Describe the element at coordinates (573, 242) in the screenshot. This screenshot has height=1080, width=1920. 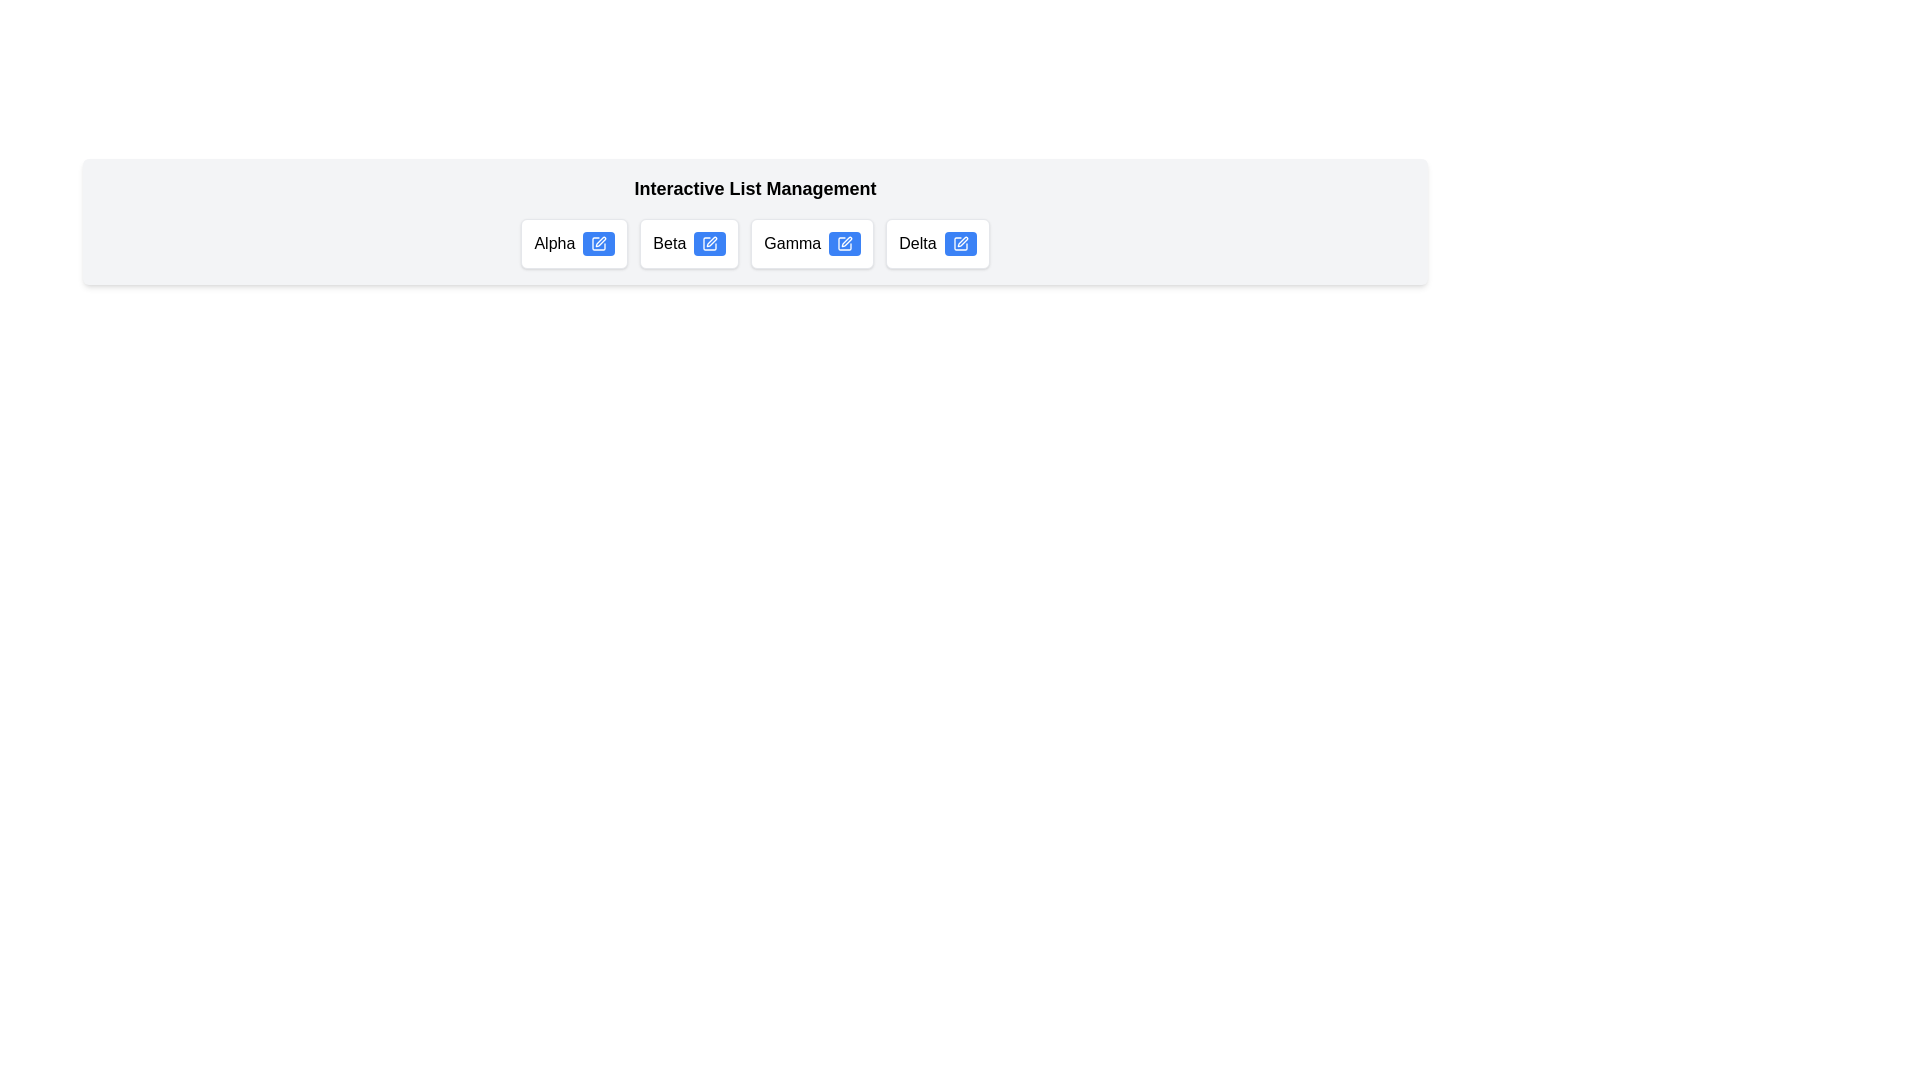
I see `the first card in the horizontal row labeled 'Alpha', which contains a blue button with an edit icon on the right` at that location.